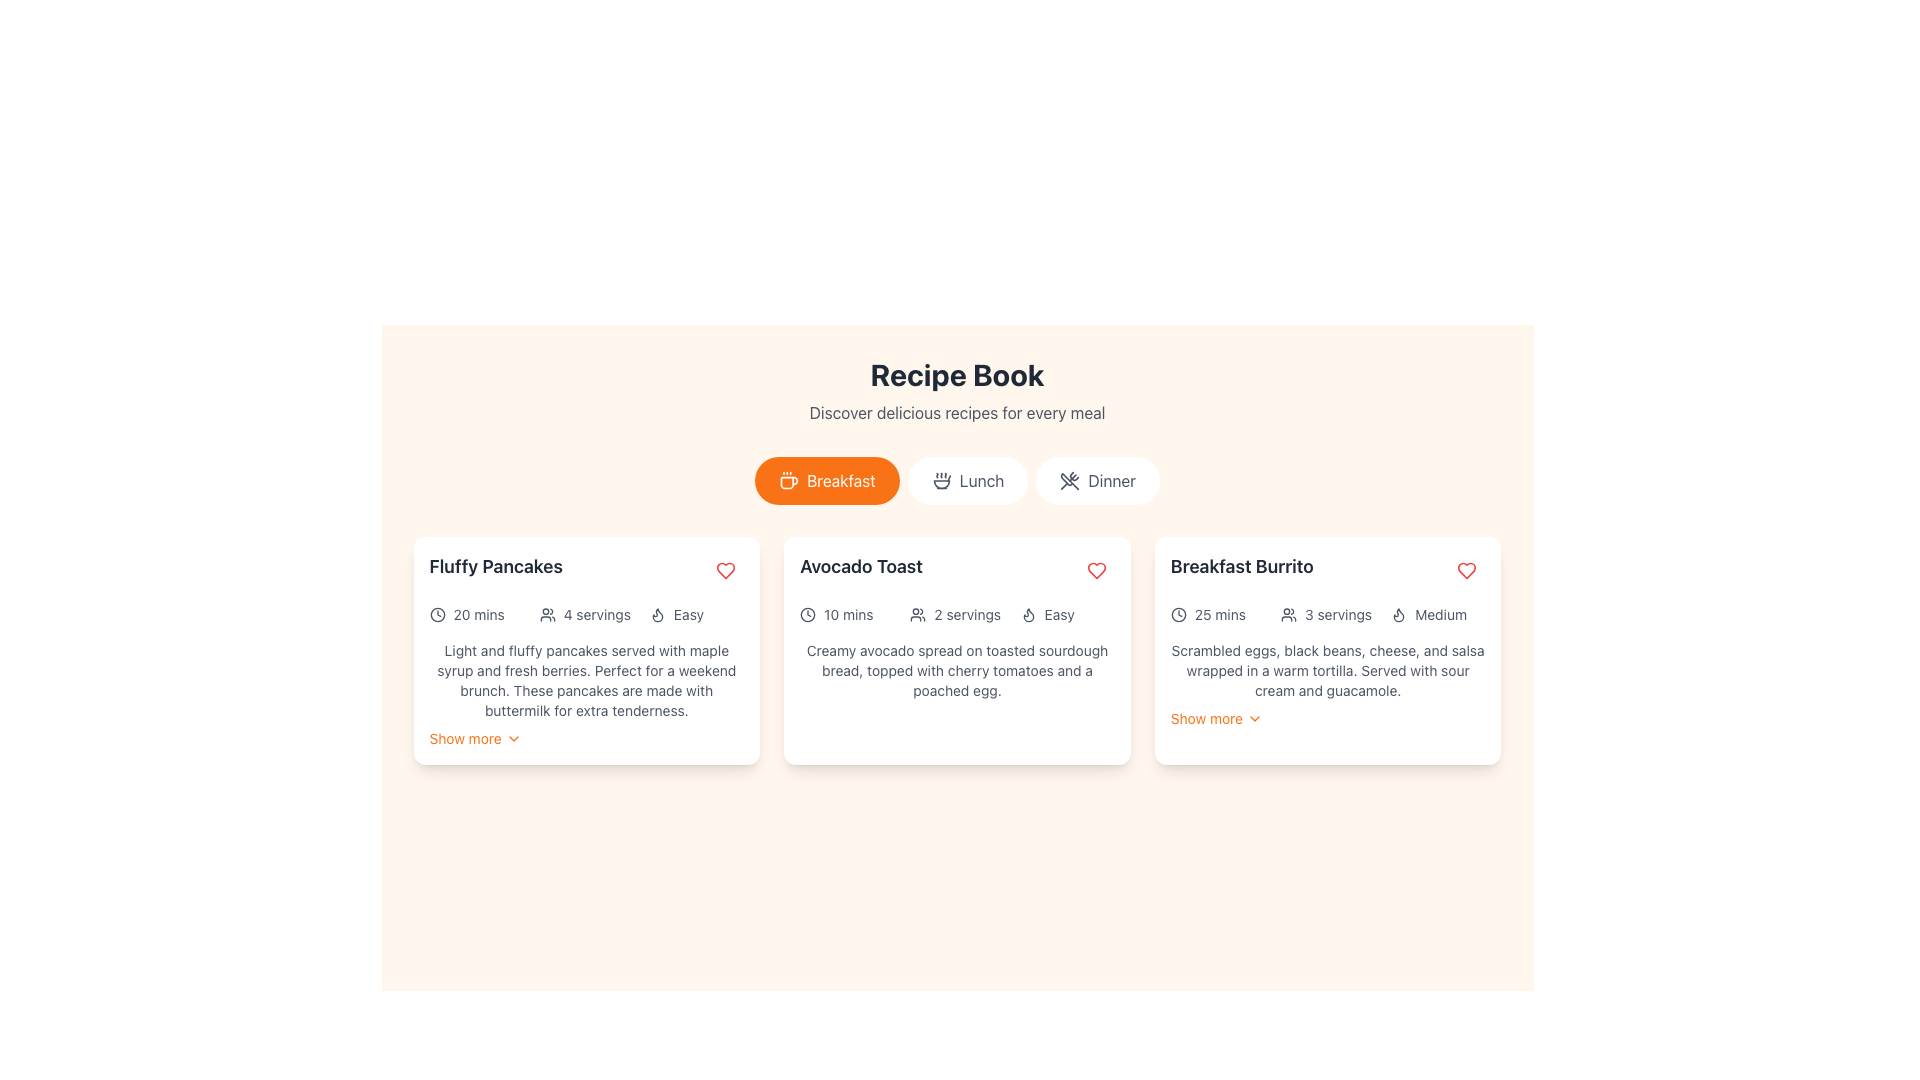 This screenshot has width=1920, height=1080. What do you see at coordinates (1328, 671) in the screenshot?
I see `the text from the small gray text label that describes the recipe, which is located in the 'Breakfast Burrito' card, positioned in the rightmost column of the layout` at bounding box center [1328, 671].